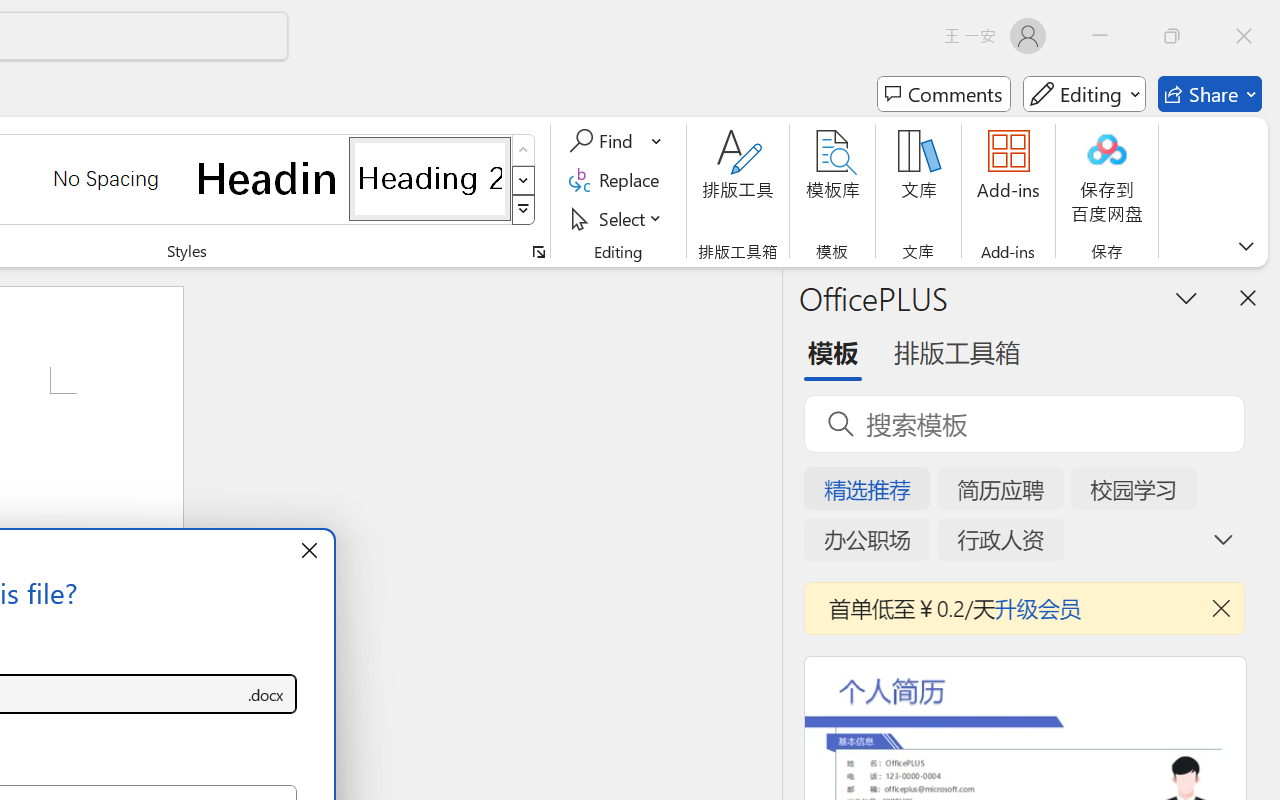  Describe the element at coordinates (943, 94) in the screenshot. I see `'Comments'` at that location.